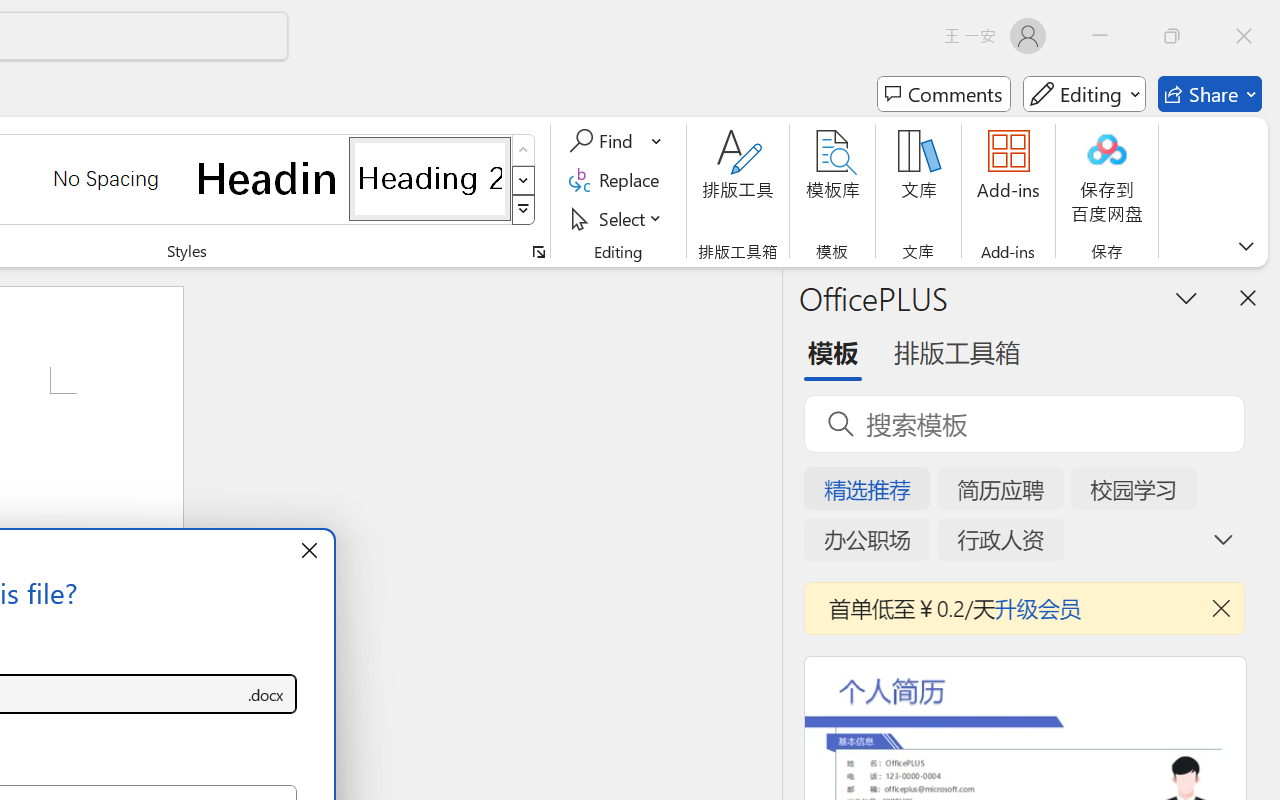  Describe the element at coordinates (943, 94) in the screenshot. I see `'Comments'` at that location.